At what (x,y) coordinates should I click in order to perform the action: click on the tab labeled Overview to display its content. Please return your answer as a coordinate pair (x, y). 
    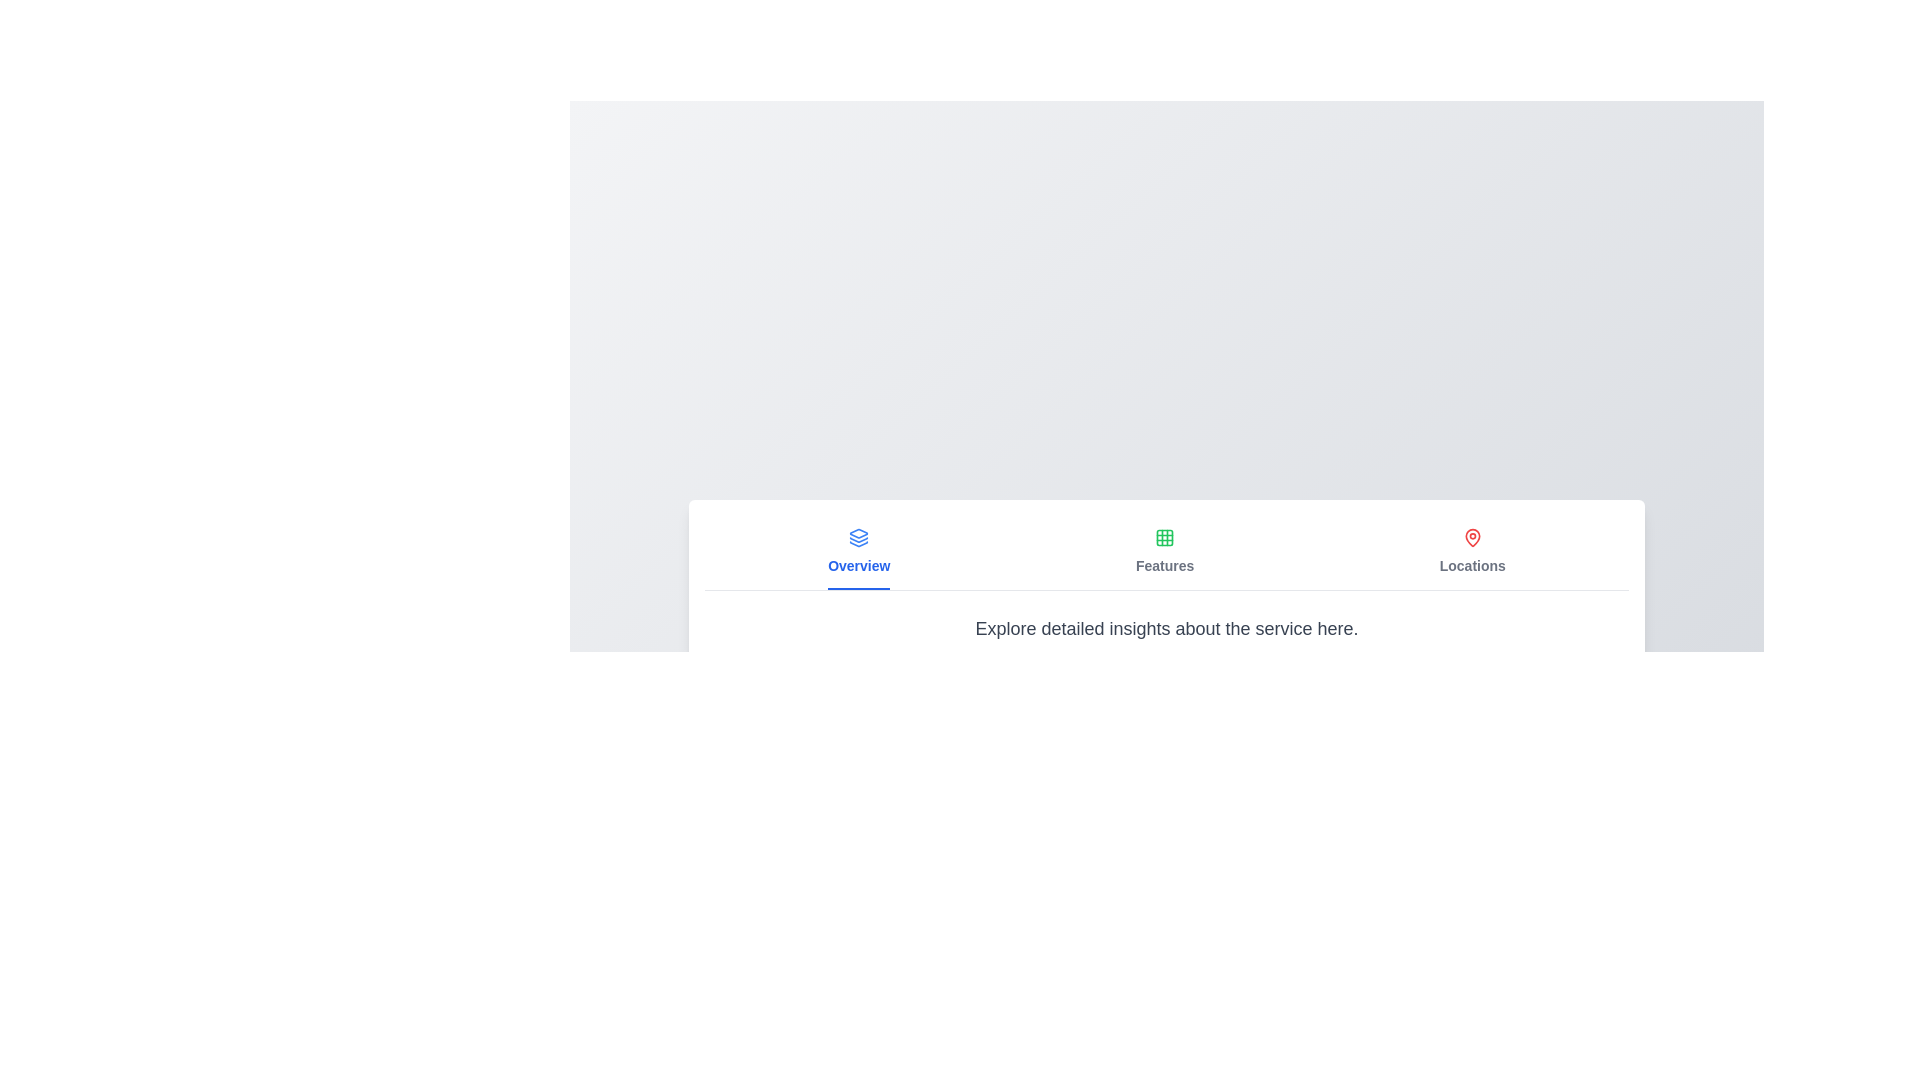
    Looking at the image, I should click on (859, 551).